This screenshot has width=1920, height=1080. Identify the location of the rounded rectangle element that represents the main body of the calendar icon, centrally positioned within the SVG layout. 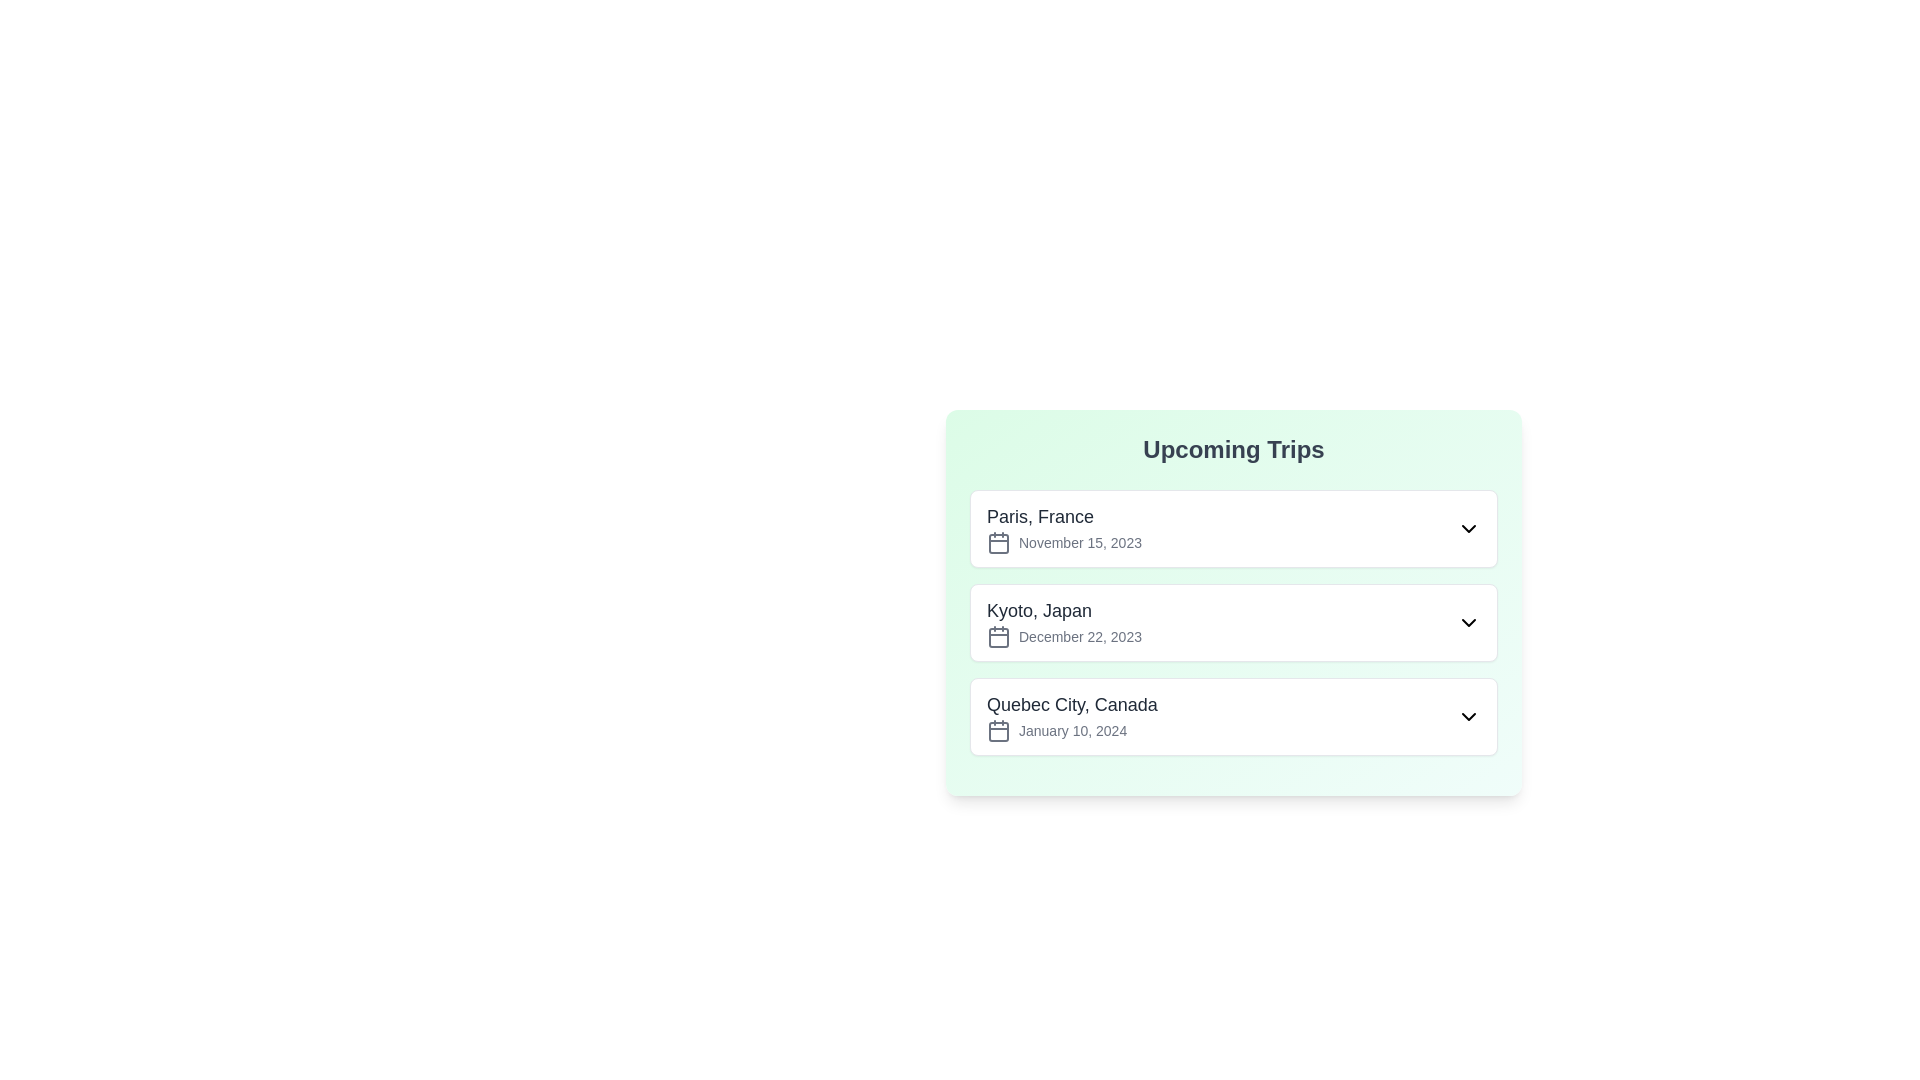
(998, 543).